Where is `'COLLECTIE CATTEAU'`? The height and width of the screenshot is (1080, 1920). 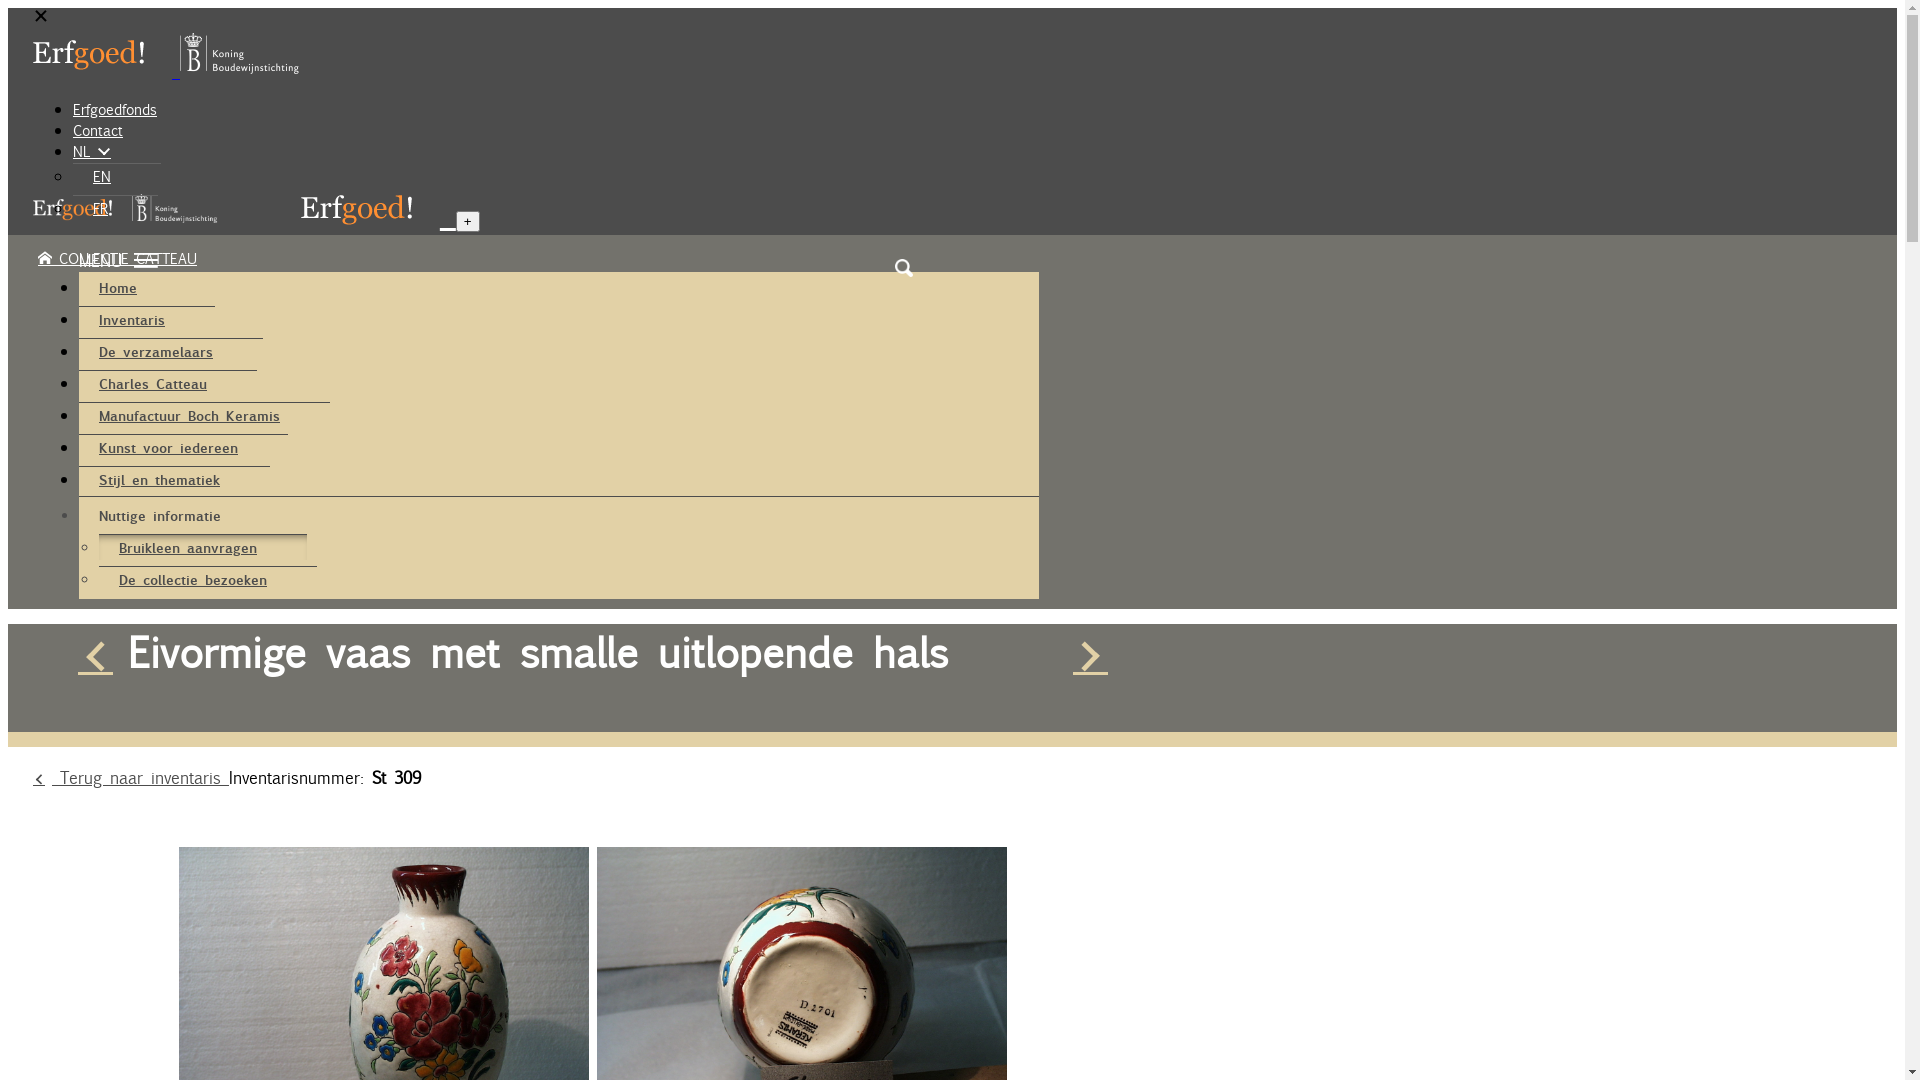
'COLLECTIE CATTEAU' is located at coordinates (116, 257).